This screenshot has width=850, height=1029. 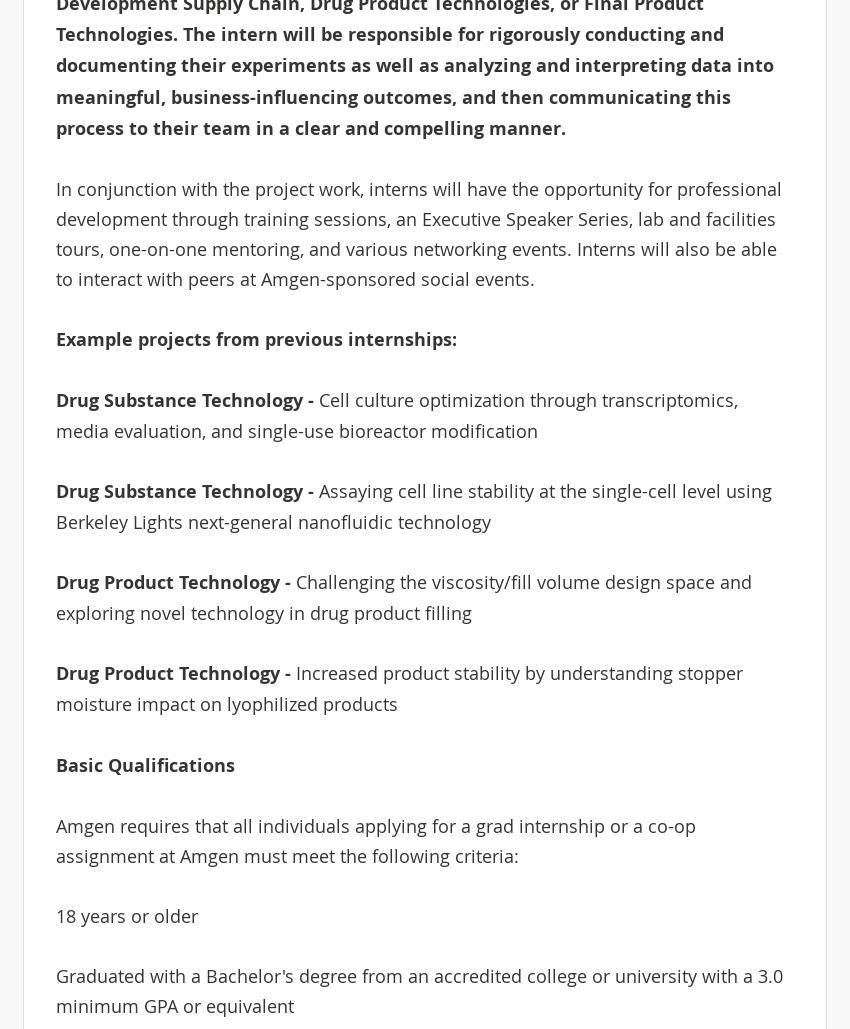 I want to click on 'Example projects from previous internships:', so click(x=54, y=338).